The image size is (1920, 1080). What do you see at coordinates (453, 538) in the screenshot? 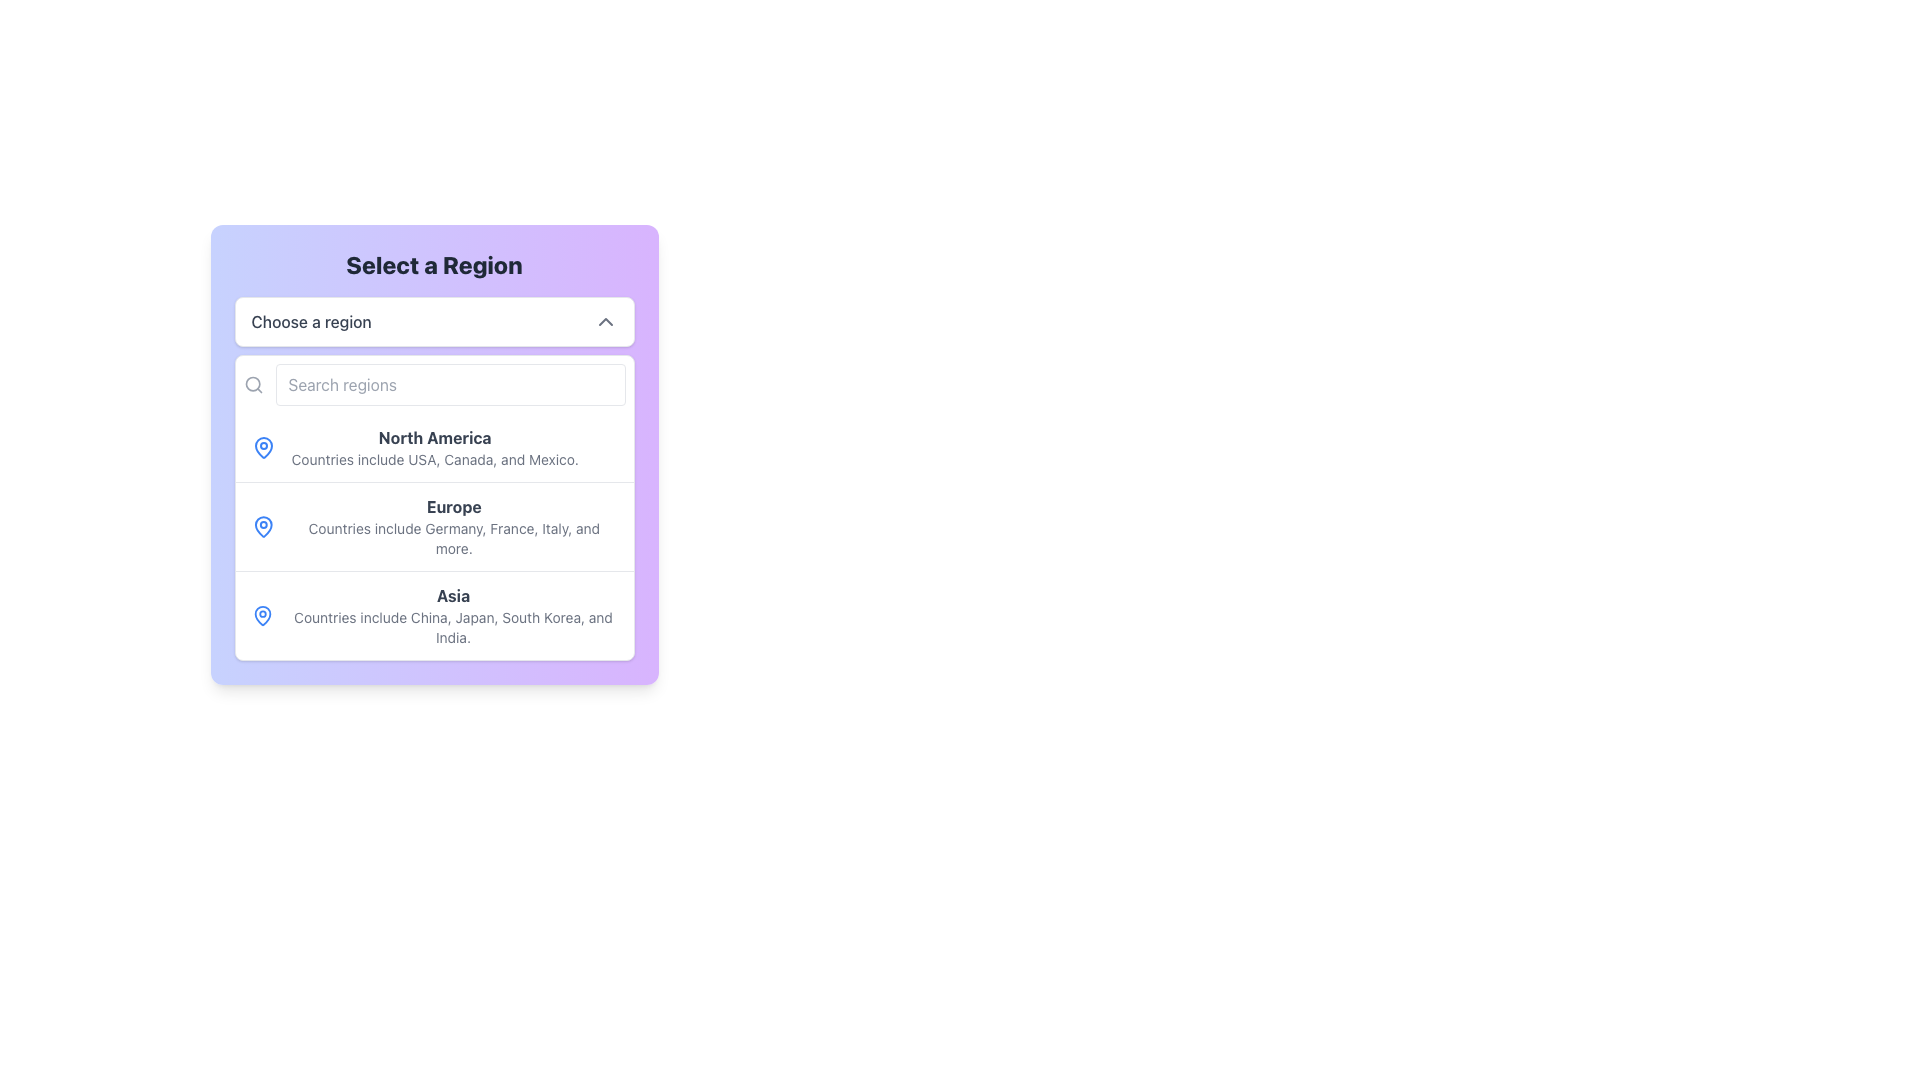
I see `the text label that describes the countries in Europe, which reads 'Countries include Germany, France, Italy, and more.', located below the title 'Europe' in the 'Select a Region' modal` at bounding box center [453, 538].